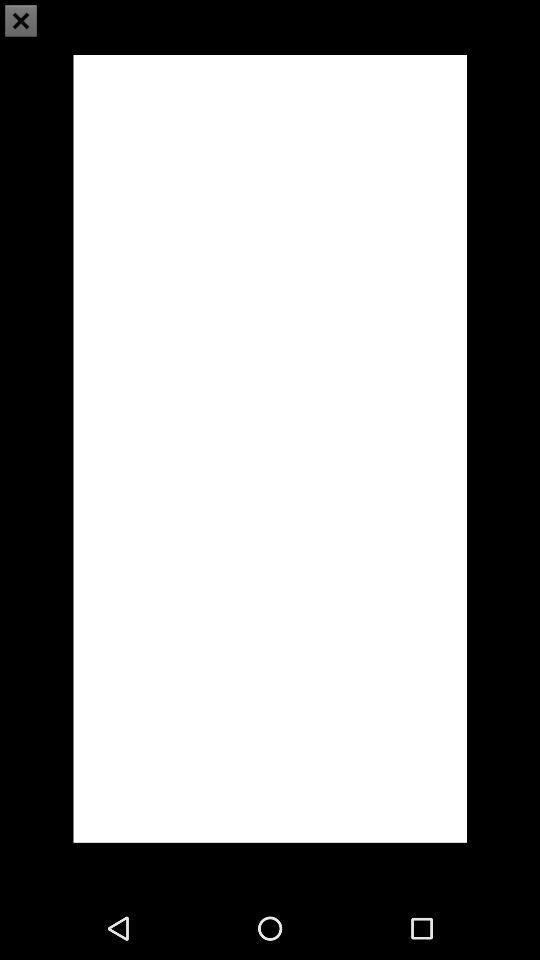 This screenshot has height=960, width=540. I want to click on the close icon, so click(20, 21).